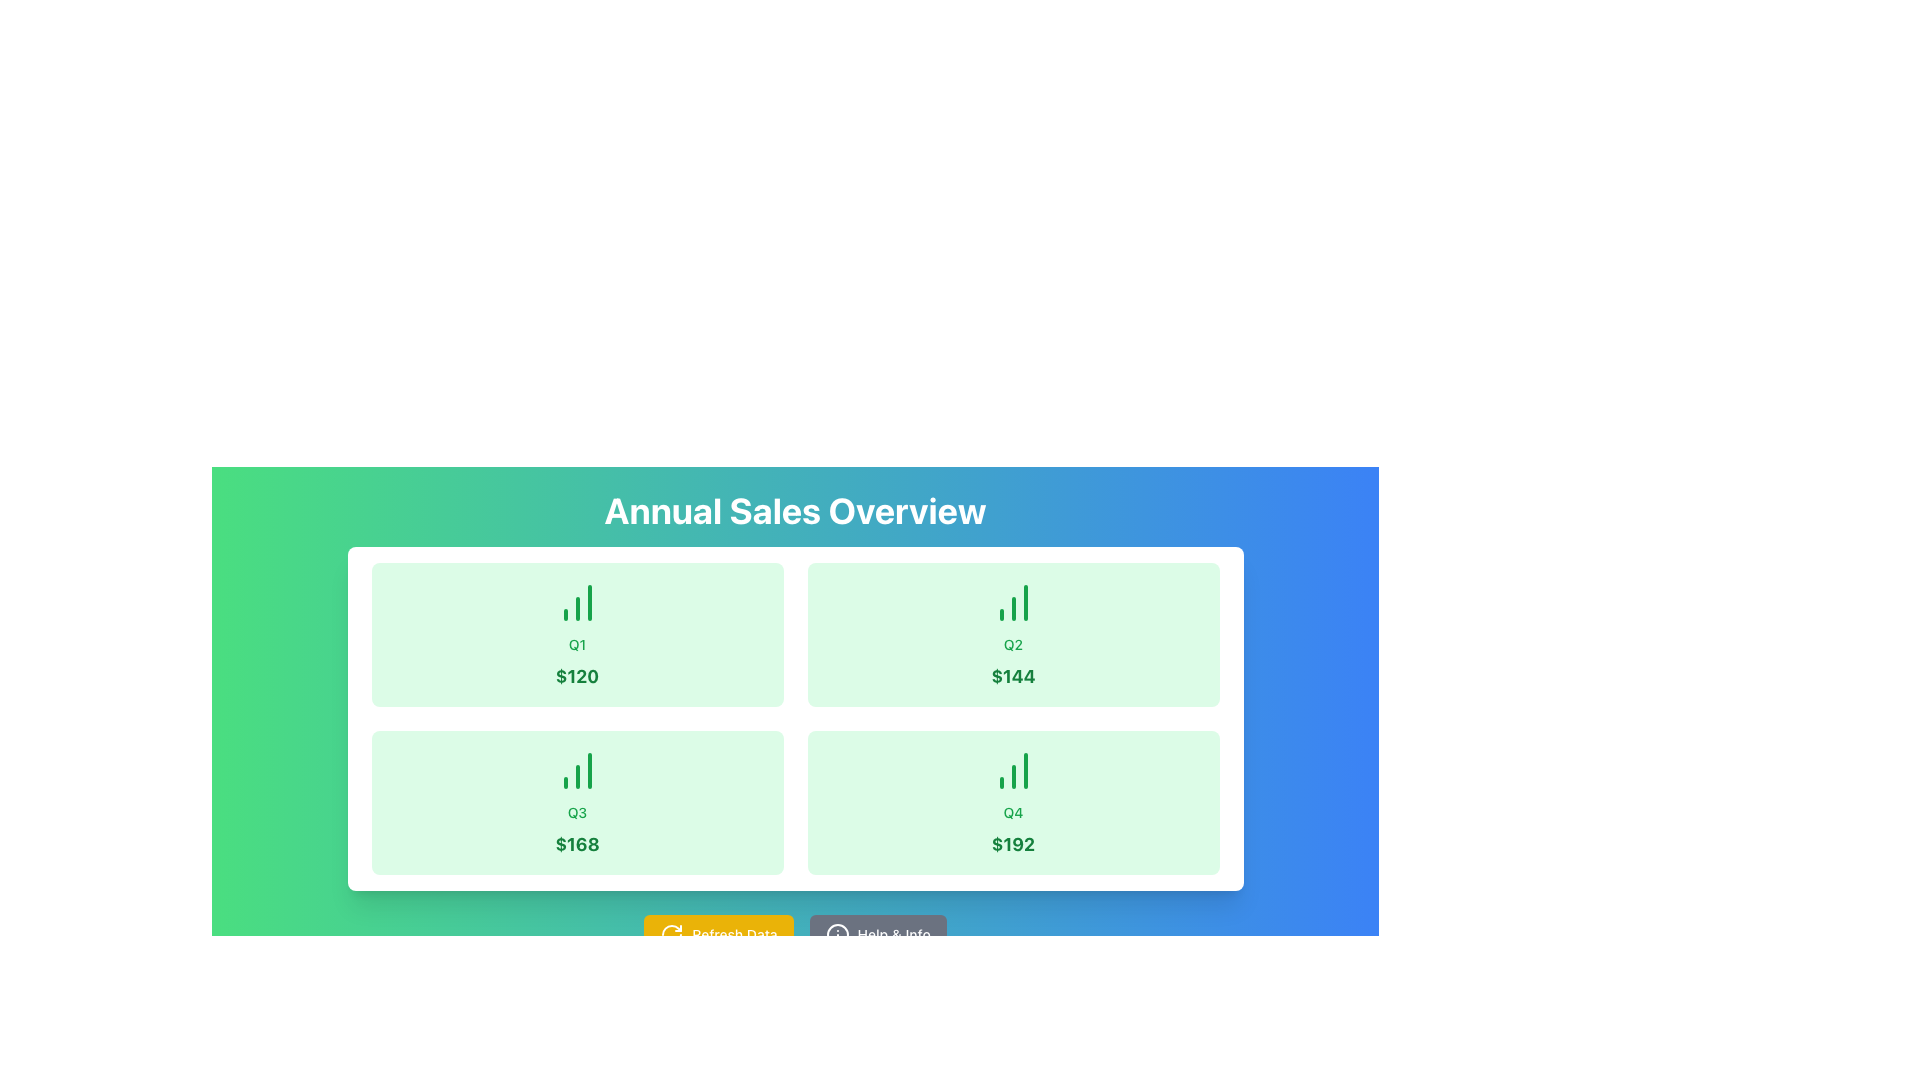  What do you see at coordinates (672, 934) in the screenshot?
I see `the circular arrow icon of the 'Refresh Data' button, which is styled with a thin stroke and has a vivid yellow background, located at the bottom-left area of the interface` at bounding box center [672, 934].